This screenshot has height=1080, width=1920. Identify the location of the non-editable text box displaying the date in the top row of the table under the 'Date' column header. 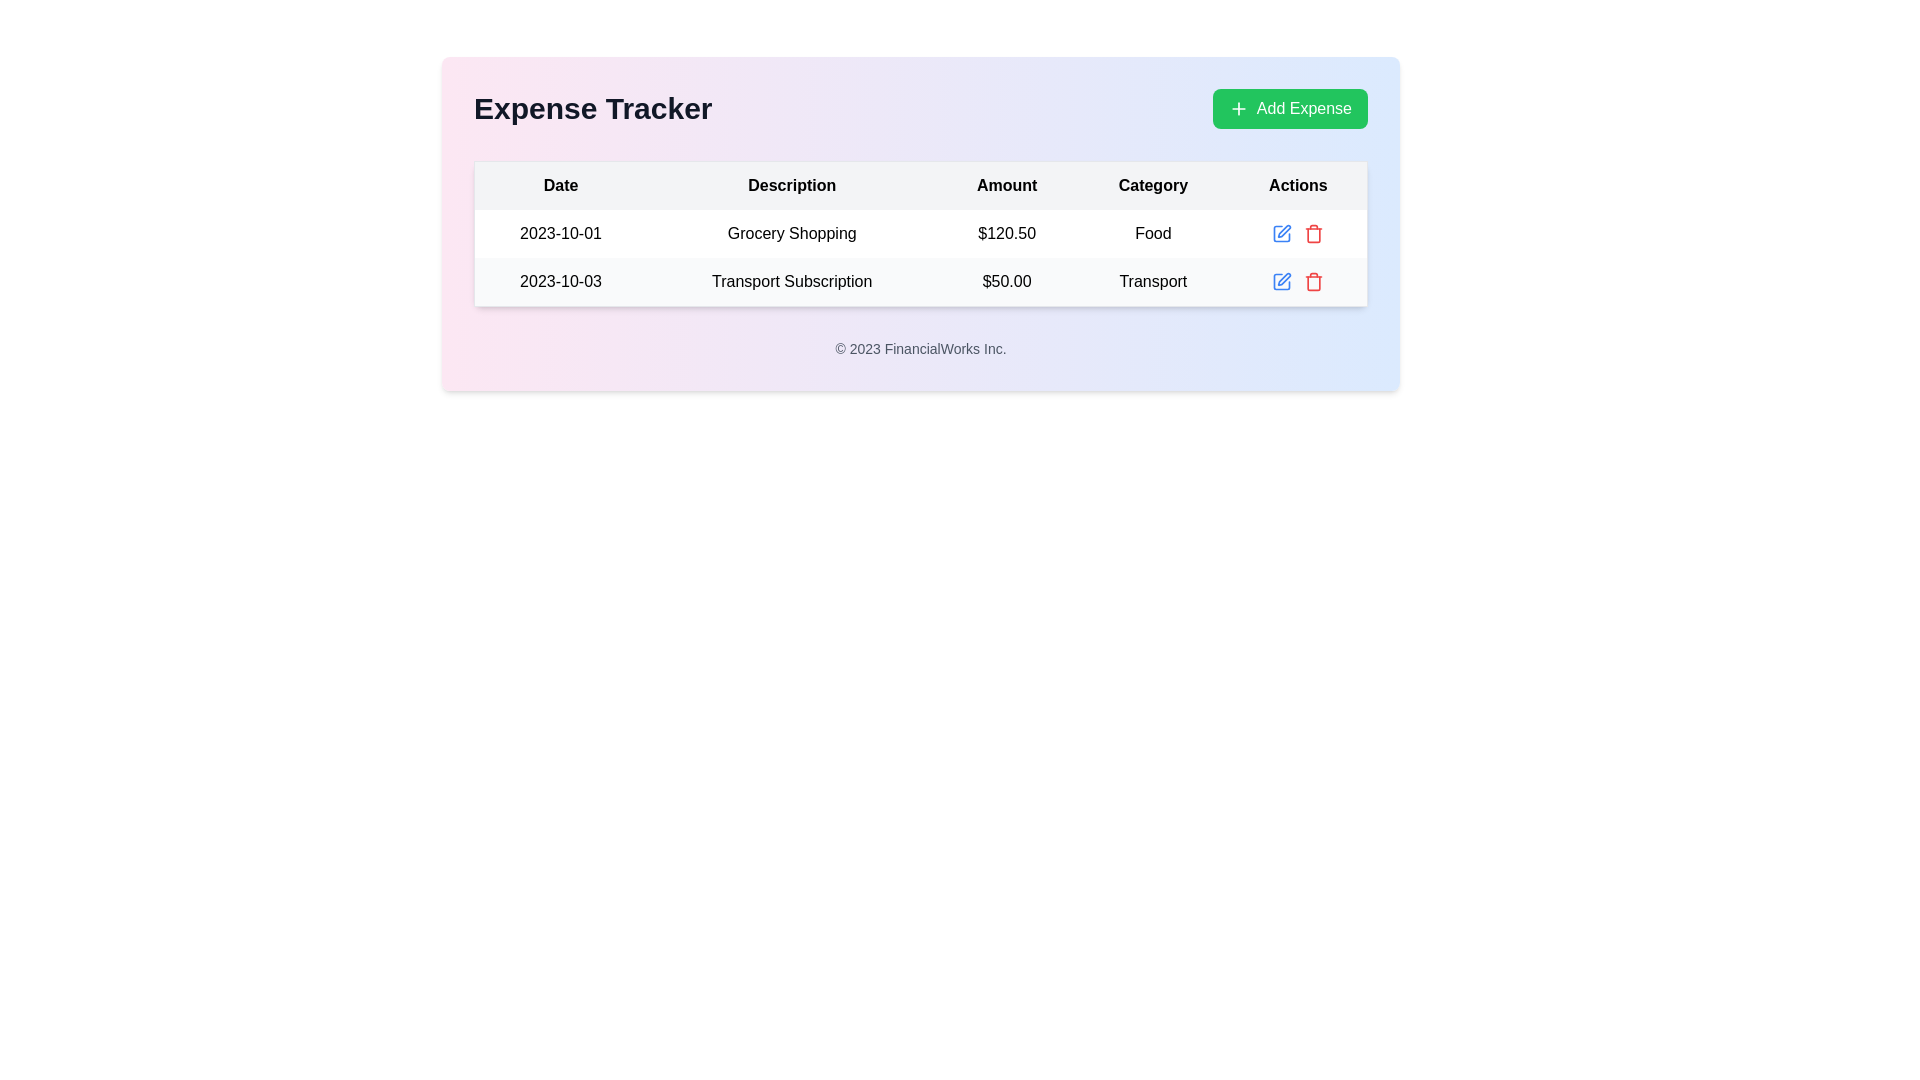
(560, 233).